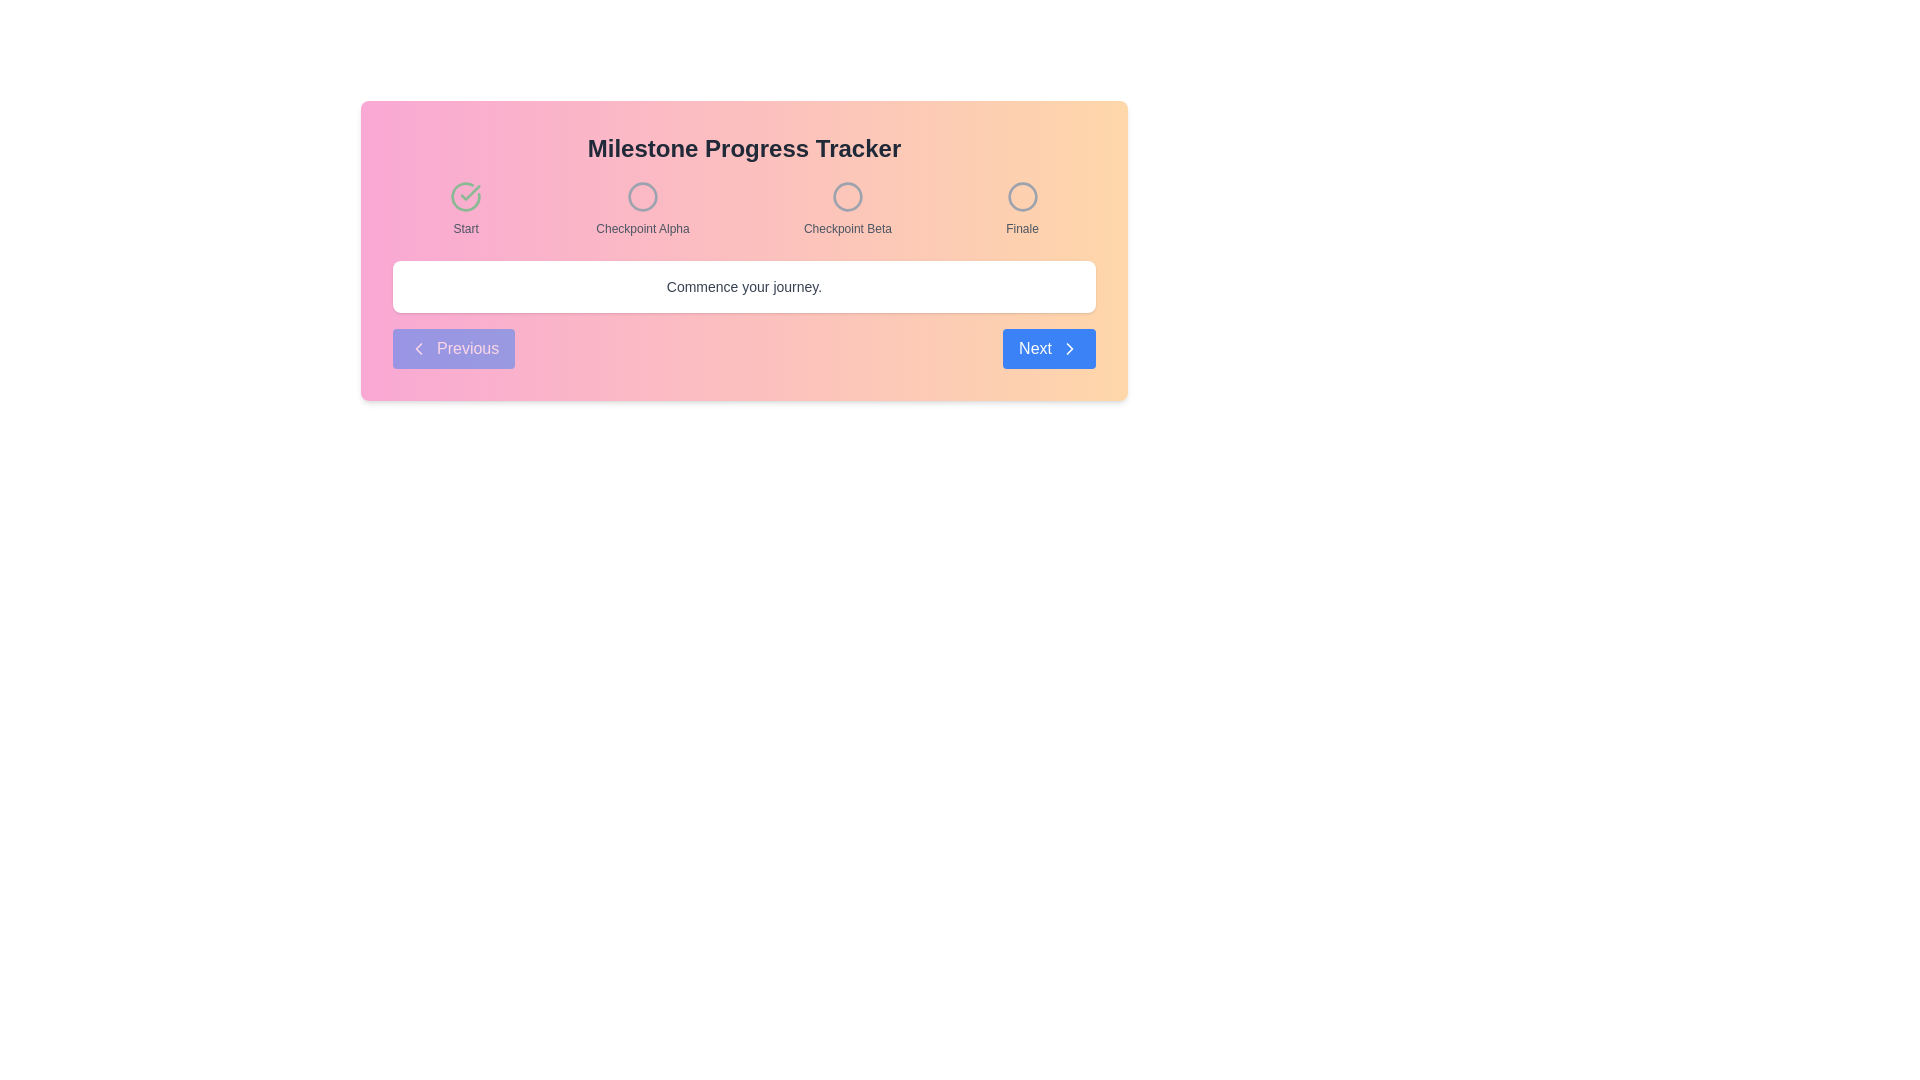 Image resolution: width=1920 pixels, height=1080 pixels. What do you see at coordinates (743, 286) in the screenshot?
I see `the text element that reads 'Commence your journey.' which is styled in a smaller font size and gray color, centrally located in a white box with rounded corners and shadow` at bounding box center [743, 286].